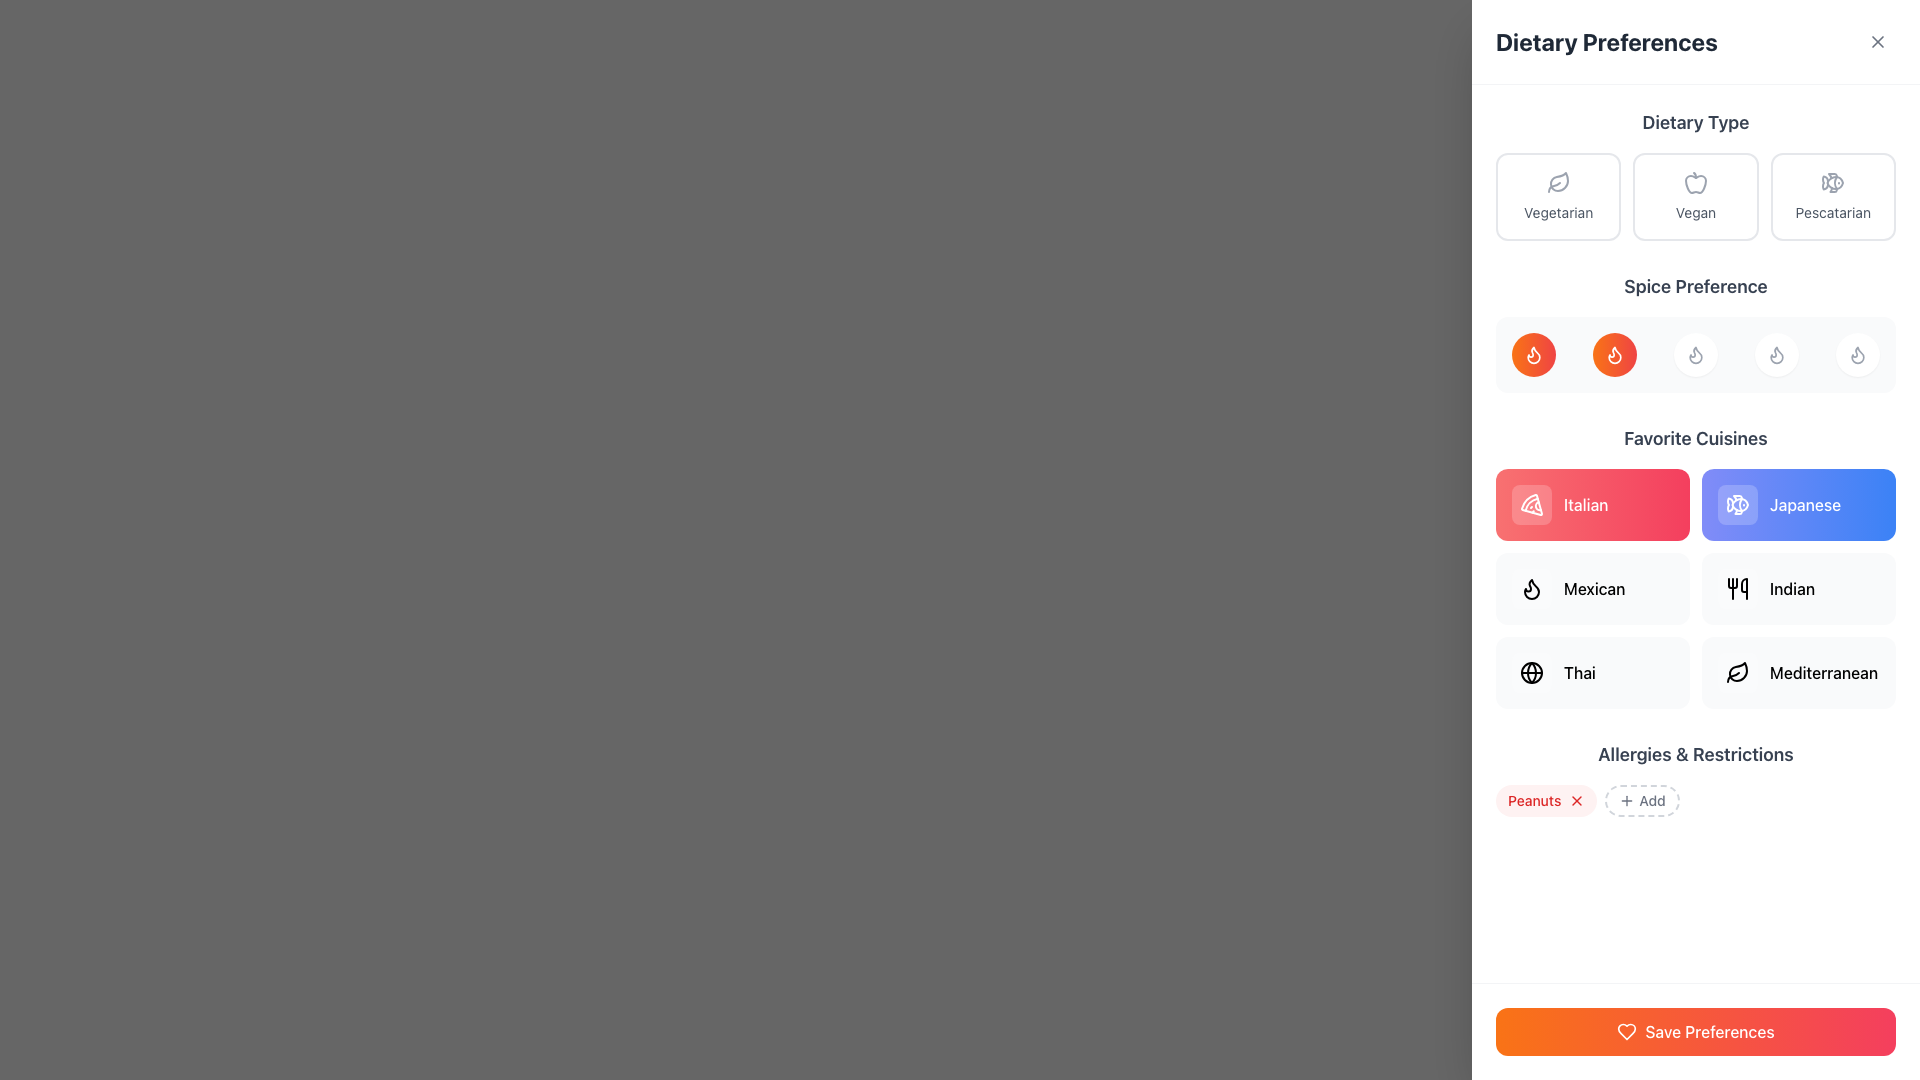  Describe the element at coordinates (1799, 504) in the screenshot. I see `the selectable button for Japanese cuisine preference located in the 'Favorite Cuisines' section of the Dietary Preferences interface` at that location.